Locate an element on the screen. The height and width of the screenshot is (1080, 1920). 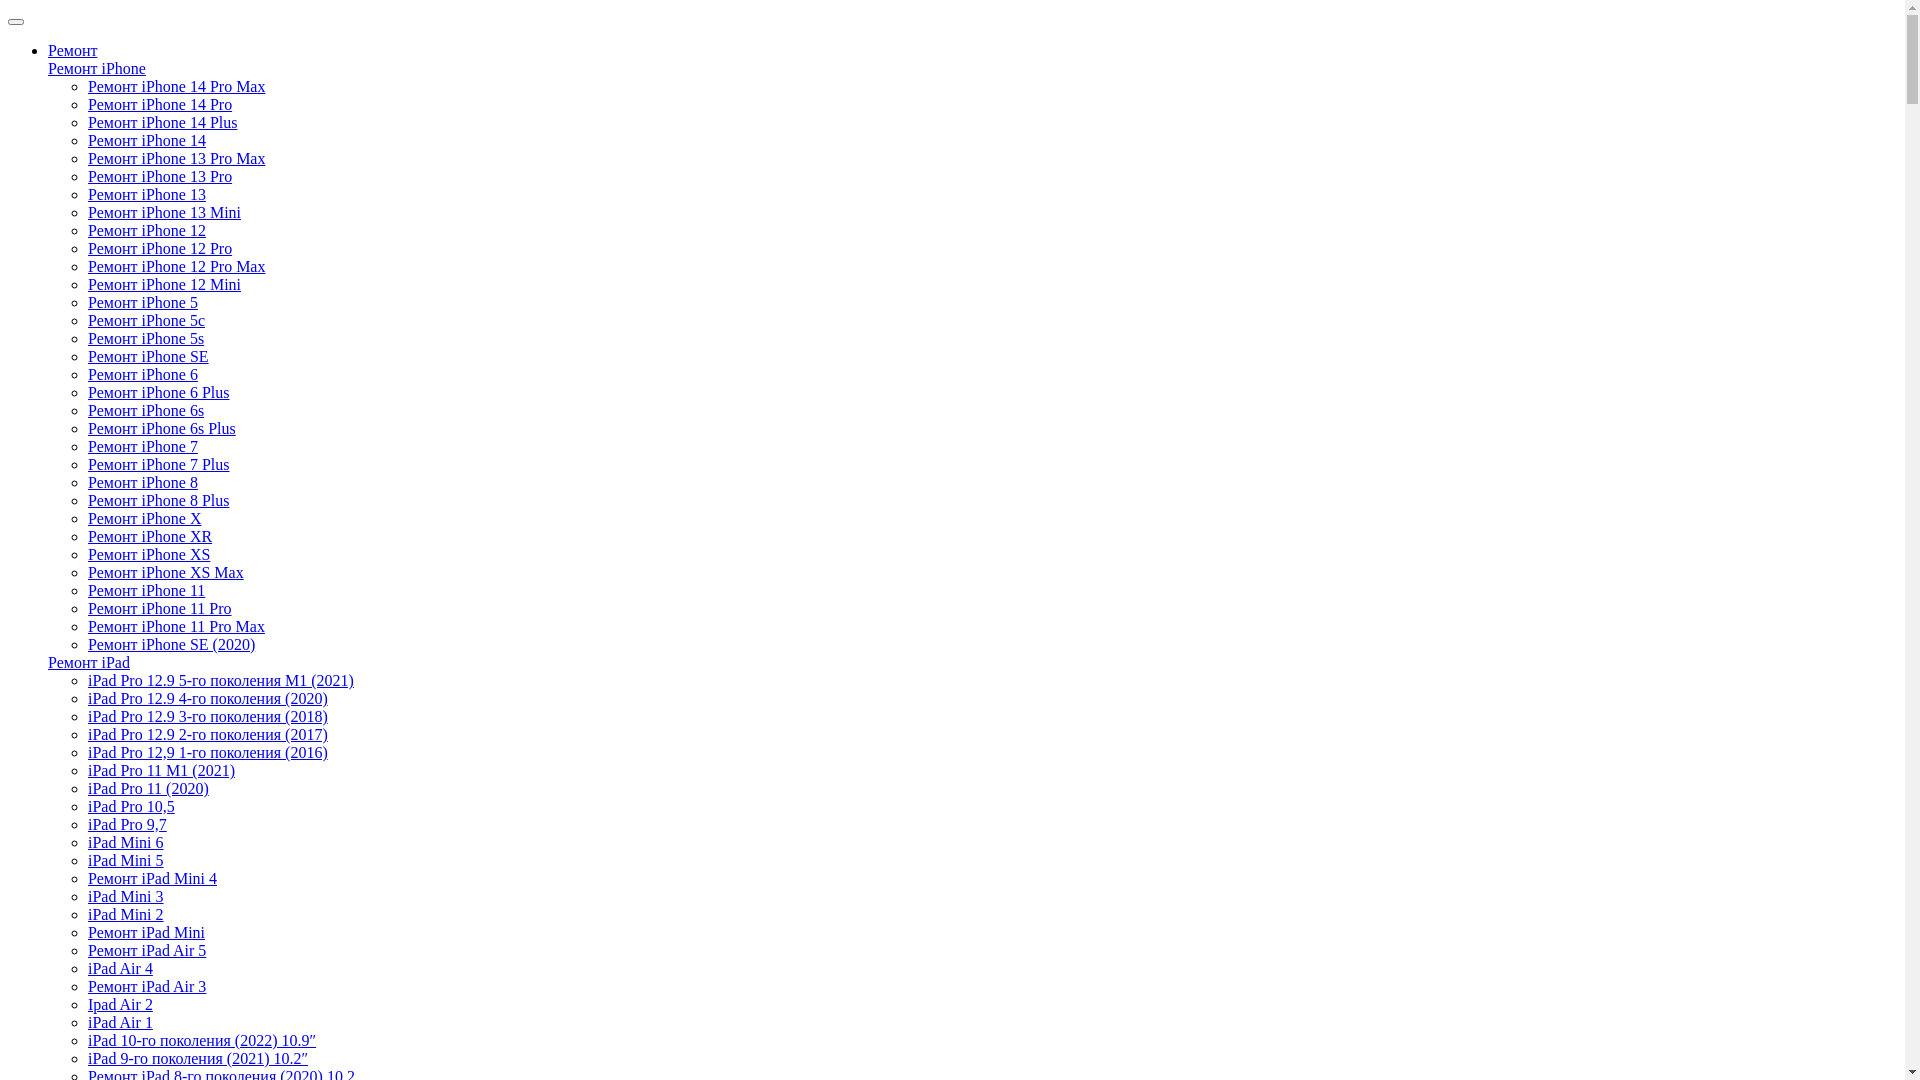
'iPad Pro 11 M1 (2021)' is located at coordinates (161, 769).